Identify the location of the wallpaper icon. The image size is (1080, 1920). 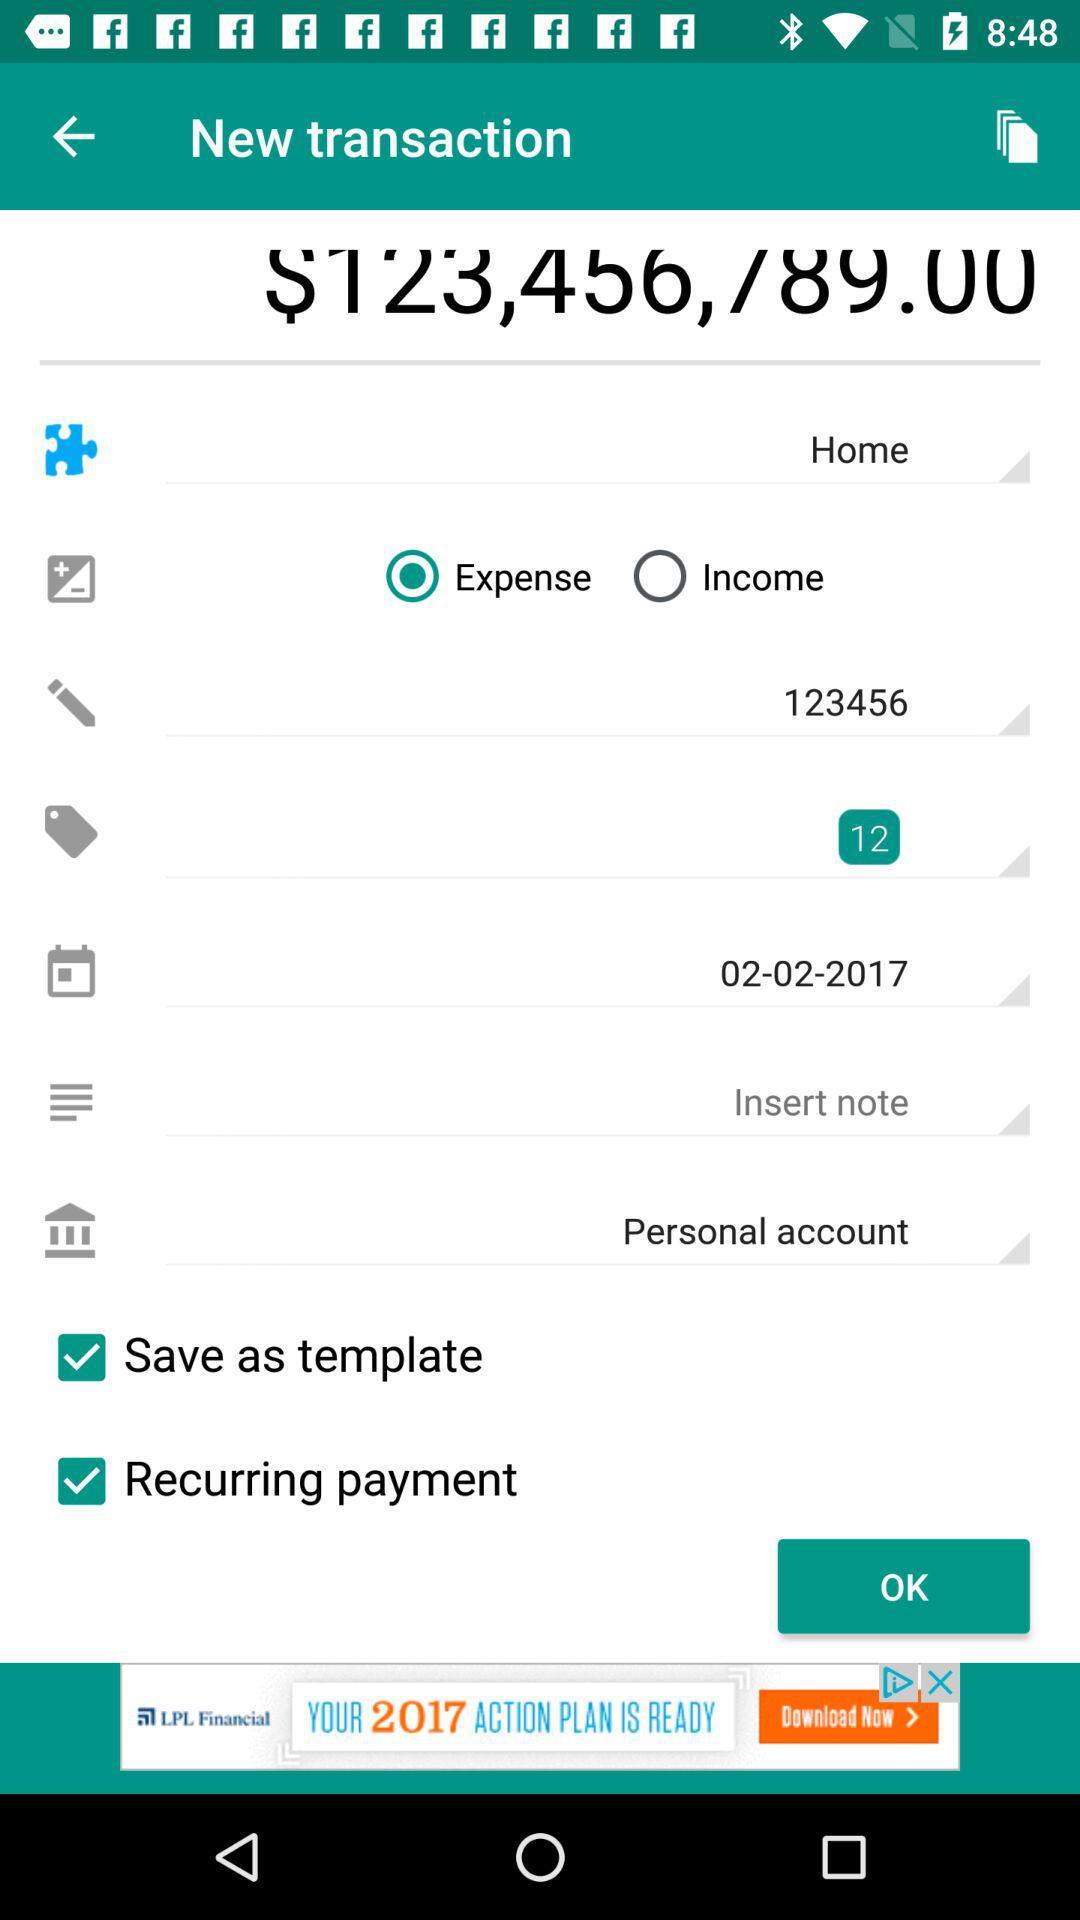
(70, 578).